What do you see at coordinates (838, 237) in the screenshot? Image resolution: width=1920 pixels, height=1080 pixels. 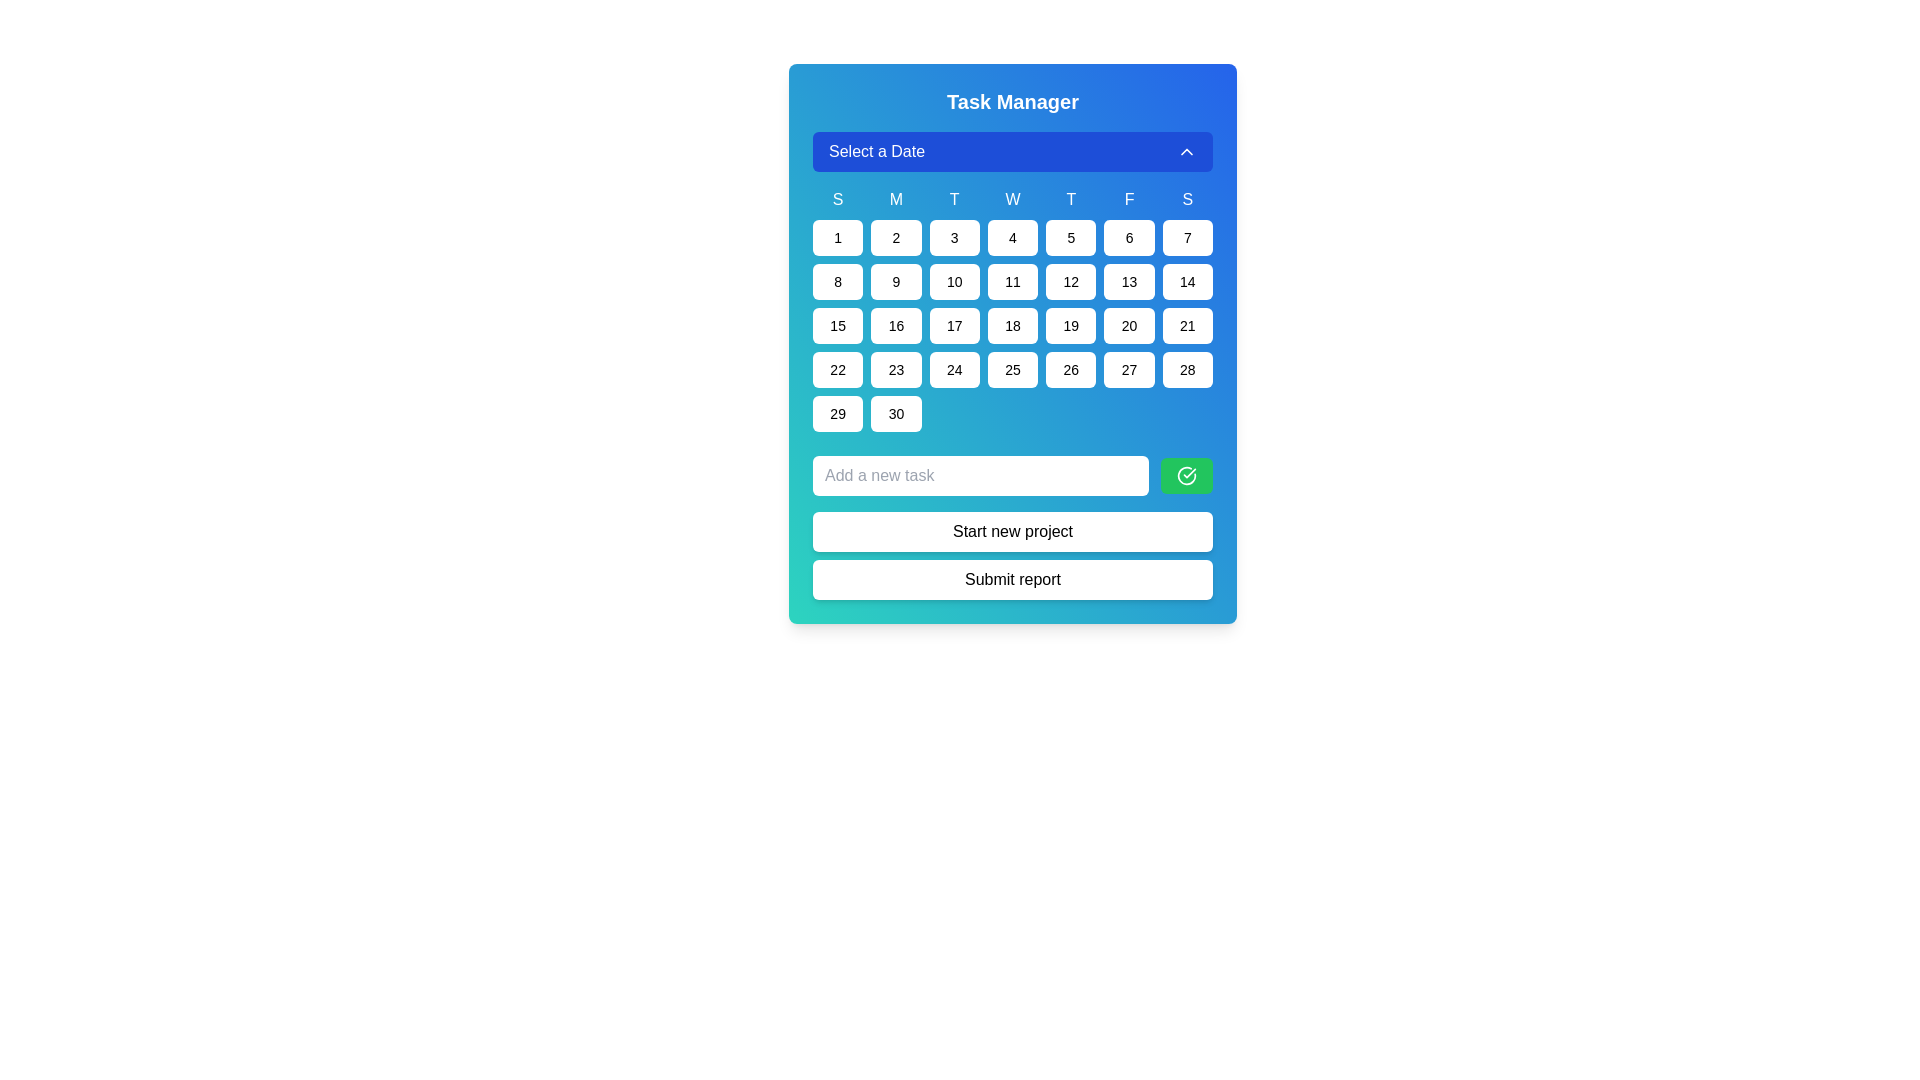 I see `the button located in the first row and first column of the calendar grid, marked under the 'S' header` at bounding box center [838, 237].